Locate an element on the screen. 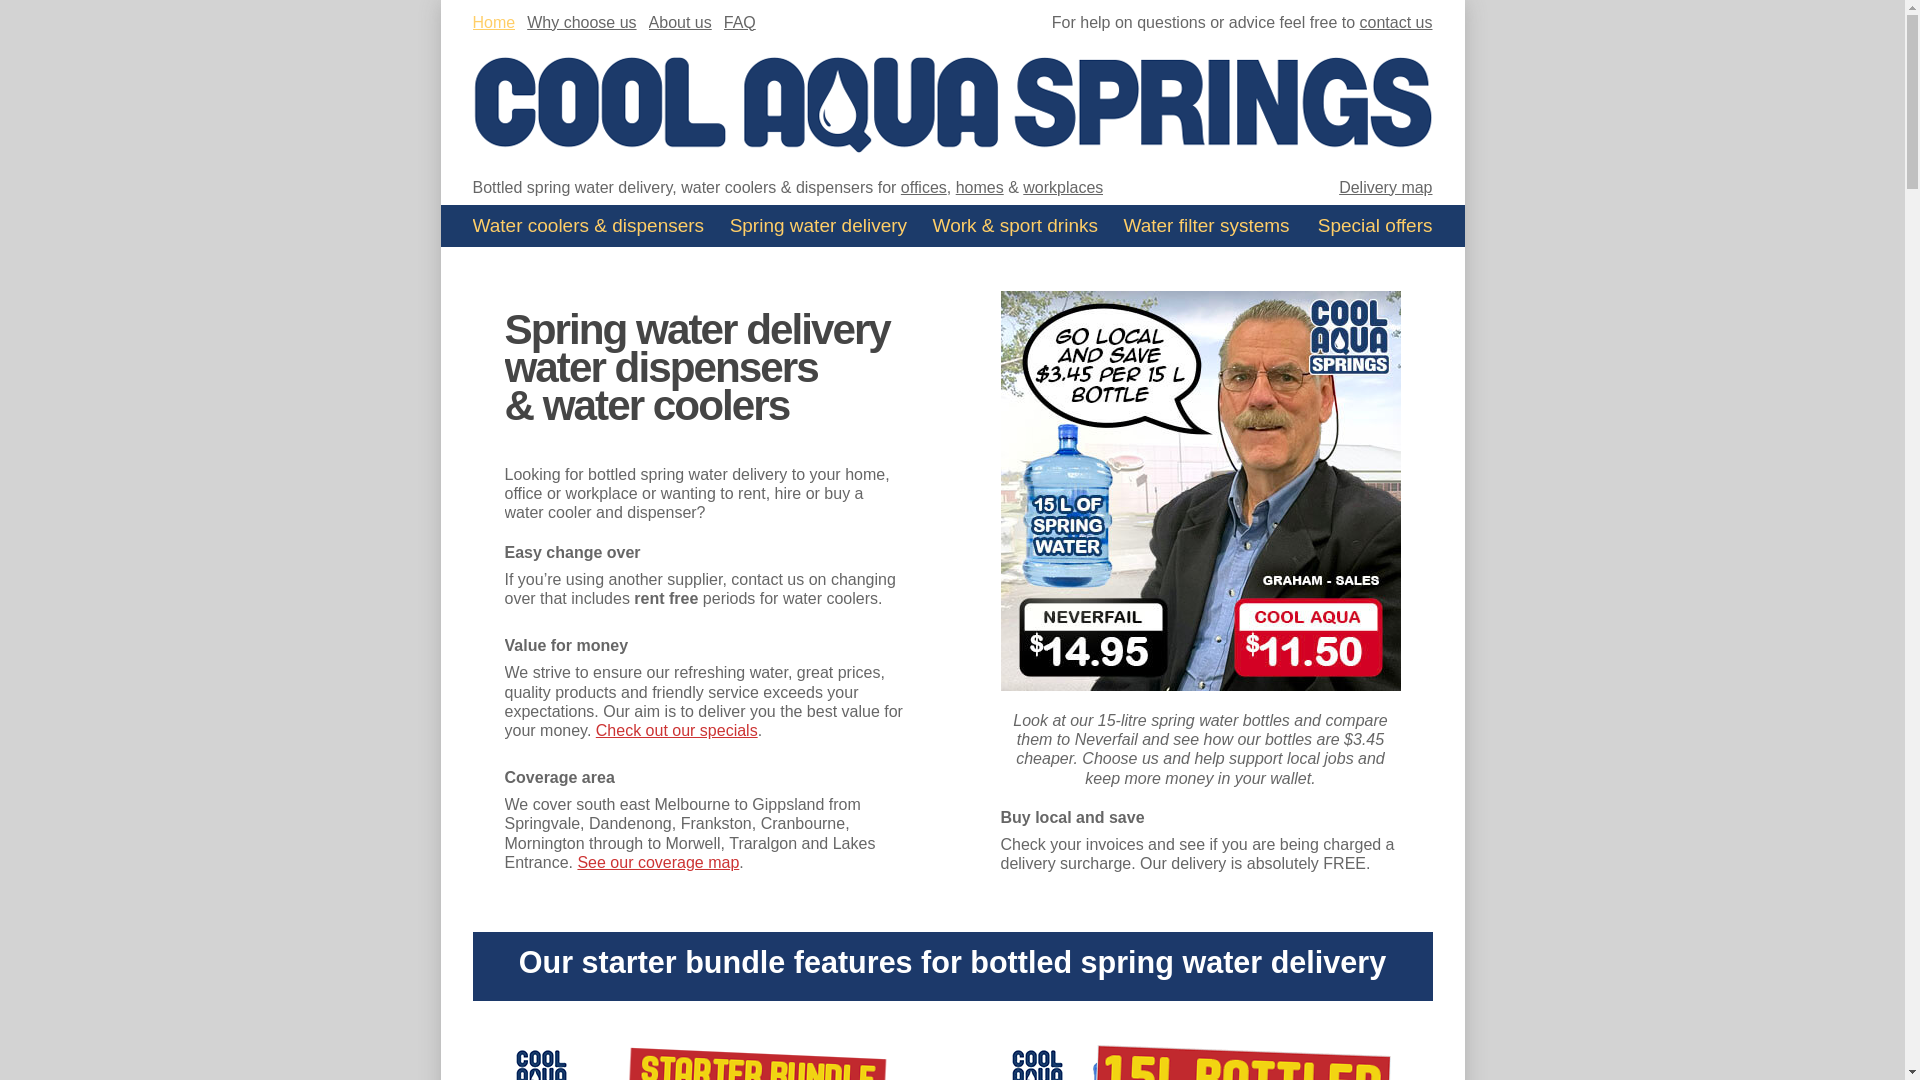 The width and height of the screenshot is (1920, 1080). 'Delivery map' is located at coordinates (1384, 186).